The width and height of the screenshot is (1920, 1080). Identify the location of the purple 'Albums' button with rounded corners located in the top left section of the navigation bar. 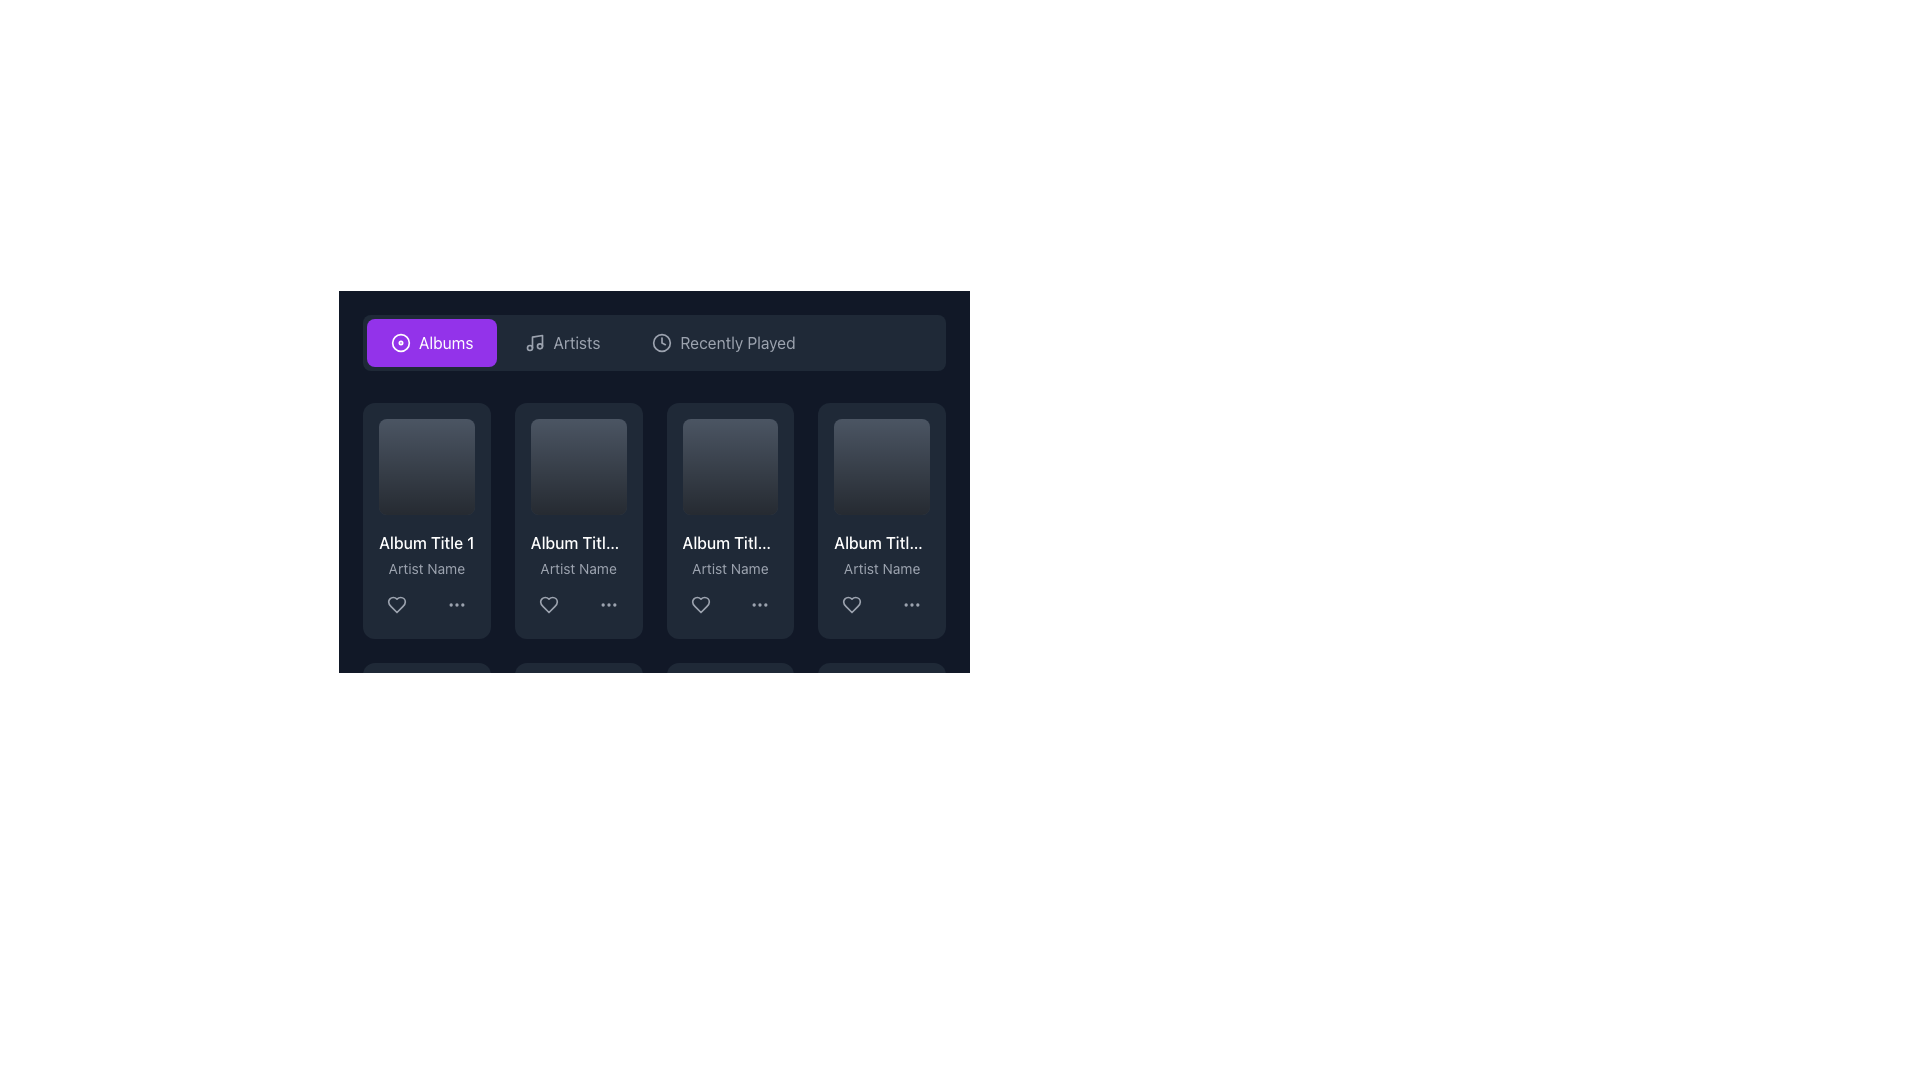
(431, 342).